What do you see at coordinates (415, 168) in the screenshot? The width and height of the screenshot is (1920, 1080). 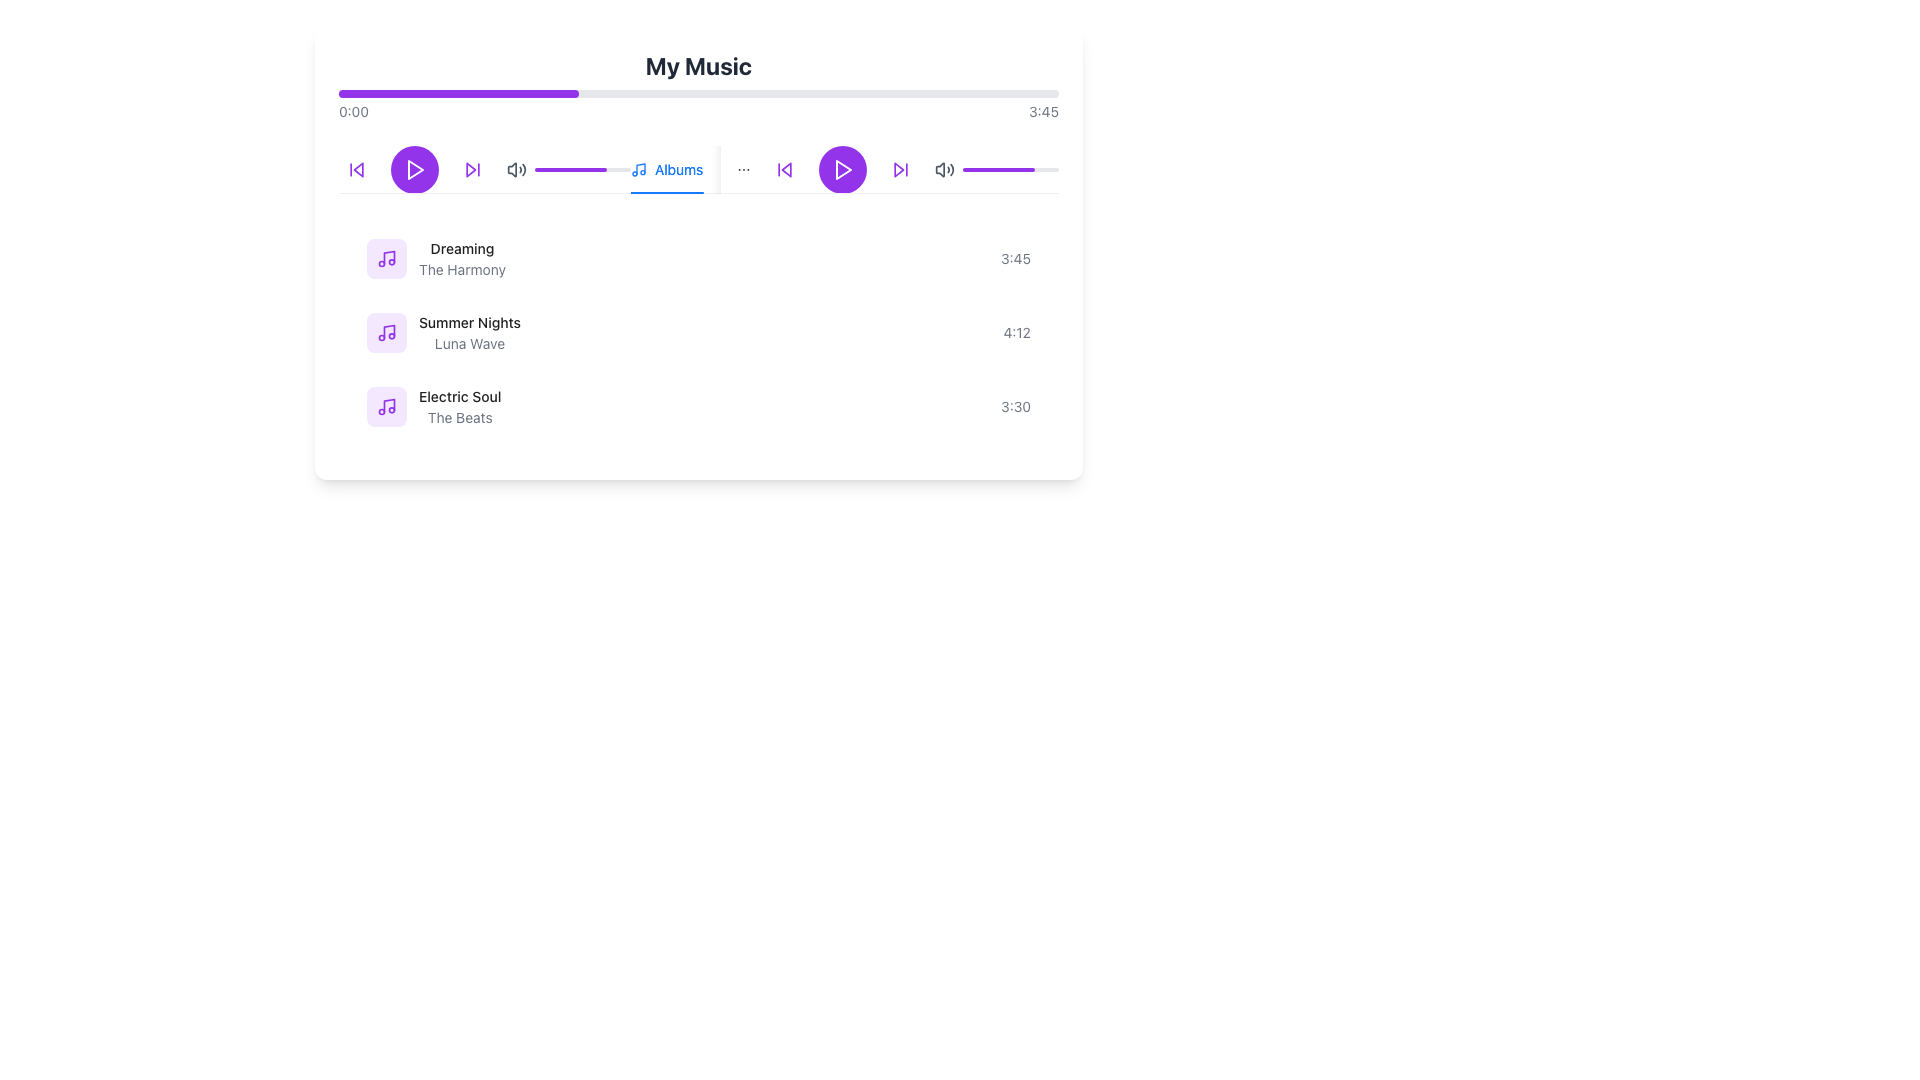 I see `the triangular outlined play icon located within the purple circular button in the top navigation bar` at bounding box center [415, 168].